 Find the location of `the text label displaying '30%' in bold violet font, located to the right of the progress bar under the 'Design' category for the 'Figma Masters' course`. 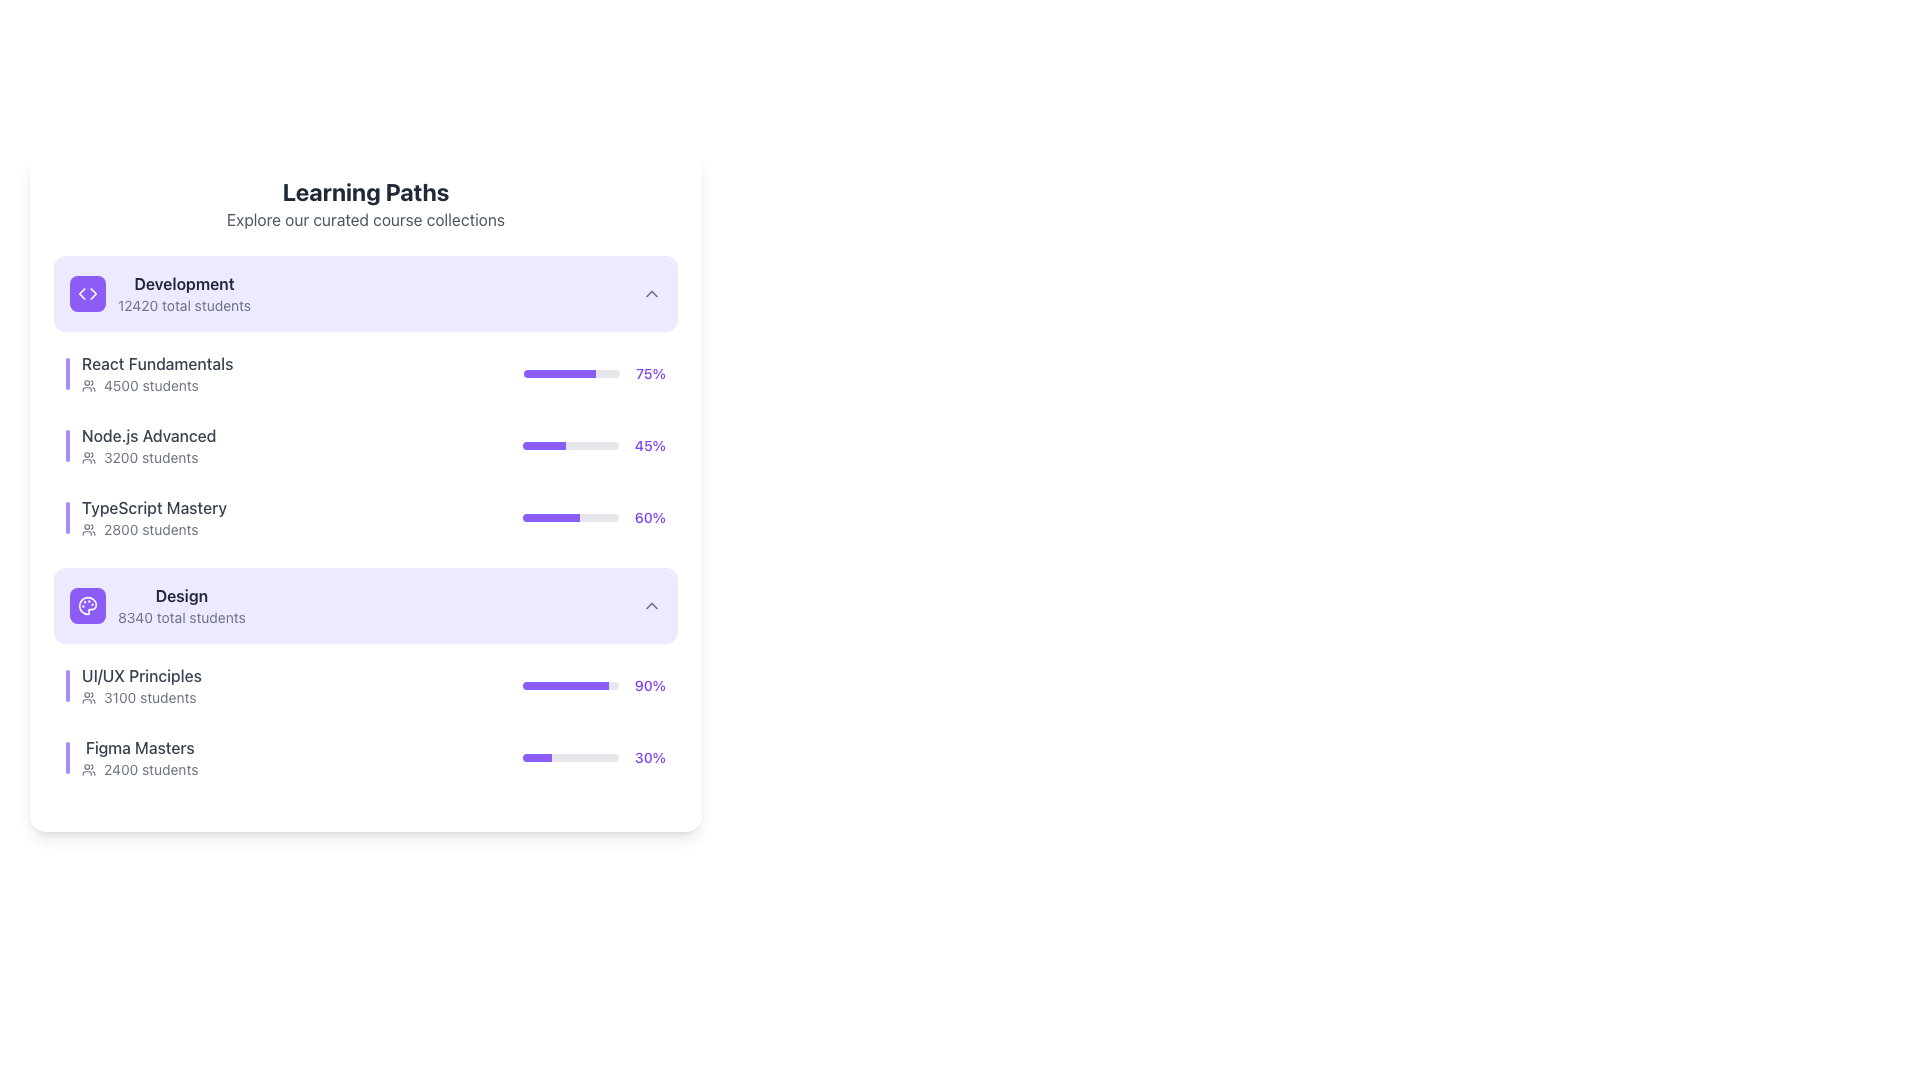

the text label displaying '30%' in bold violet font, located to the right of the progress bar under the 'Design' category for the 'Figma Masters' course is located at coordinates (650, 758).